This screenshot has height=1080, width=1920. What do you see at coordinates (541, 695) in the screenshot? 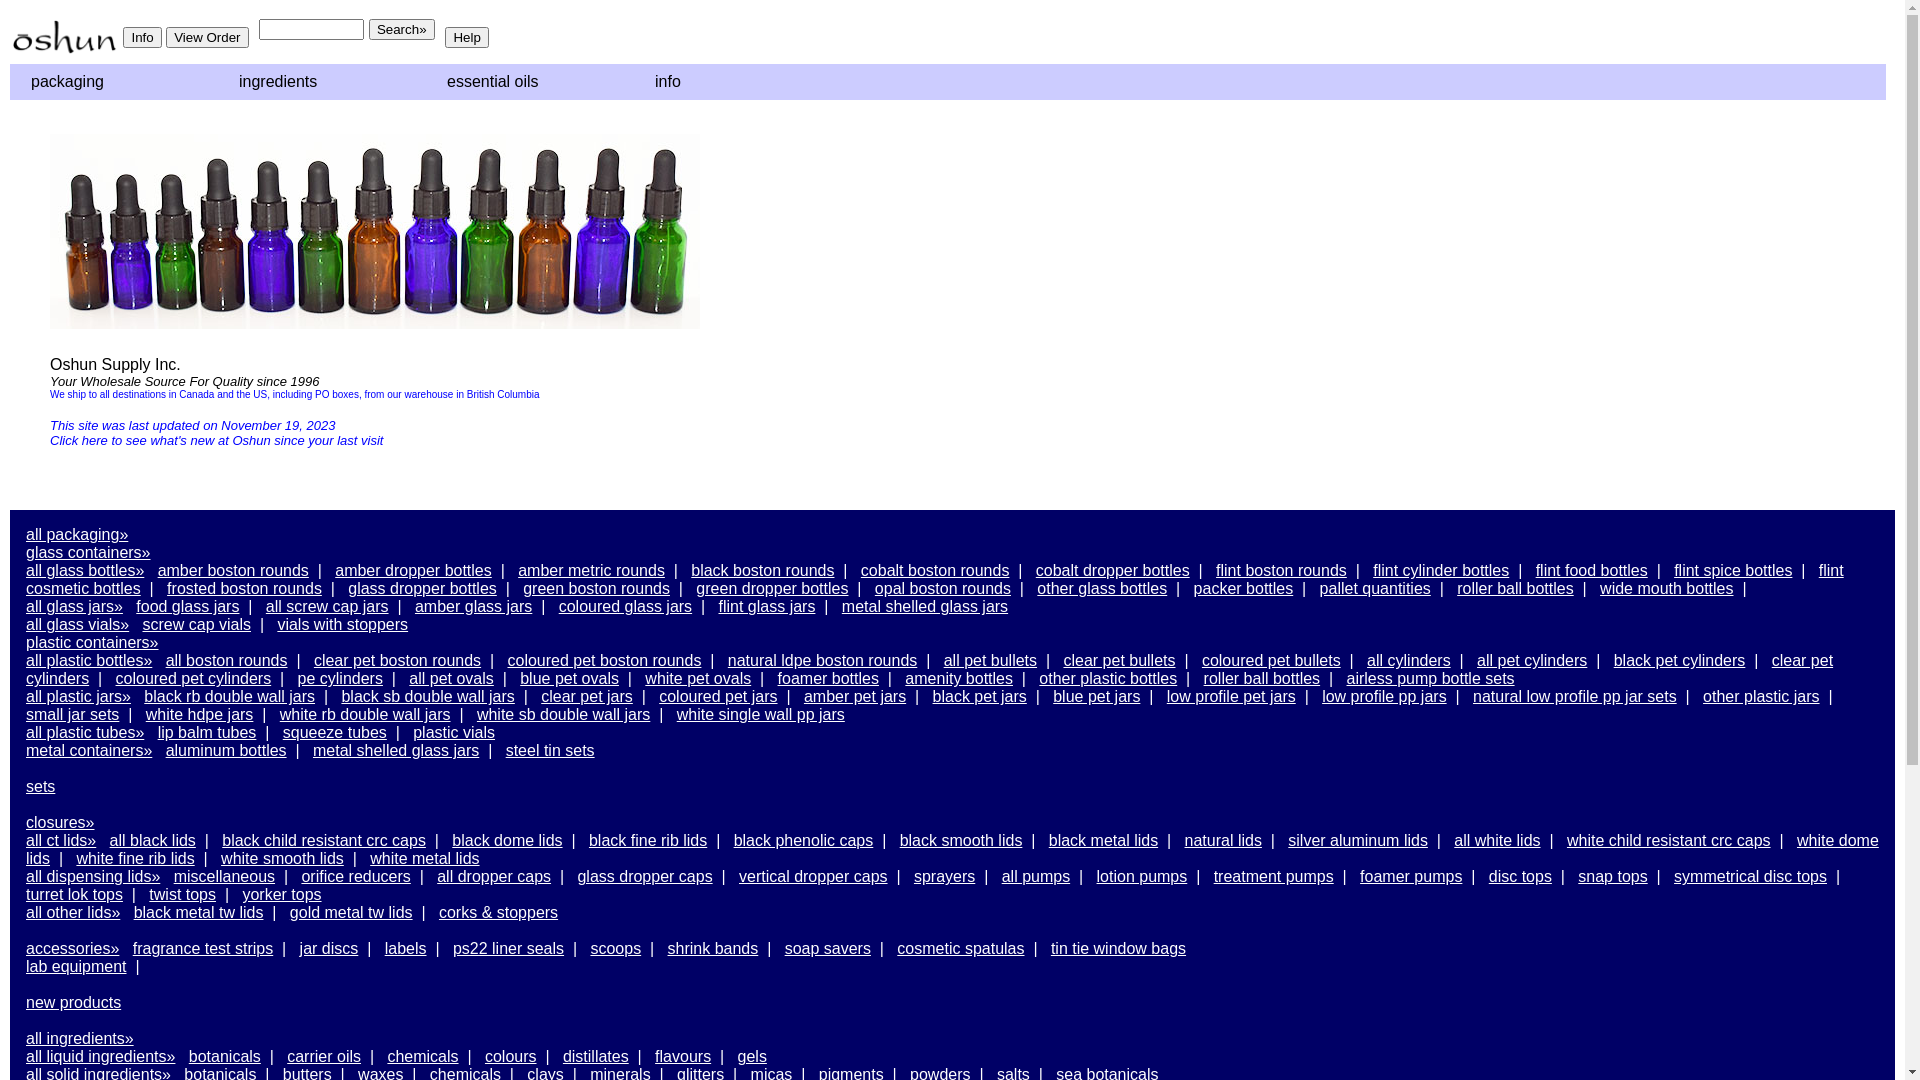
I see `'clear pet jars'` at bounding box center [541, 695].